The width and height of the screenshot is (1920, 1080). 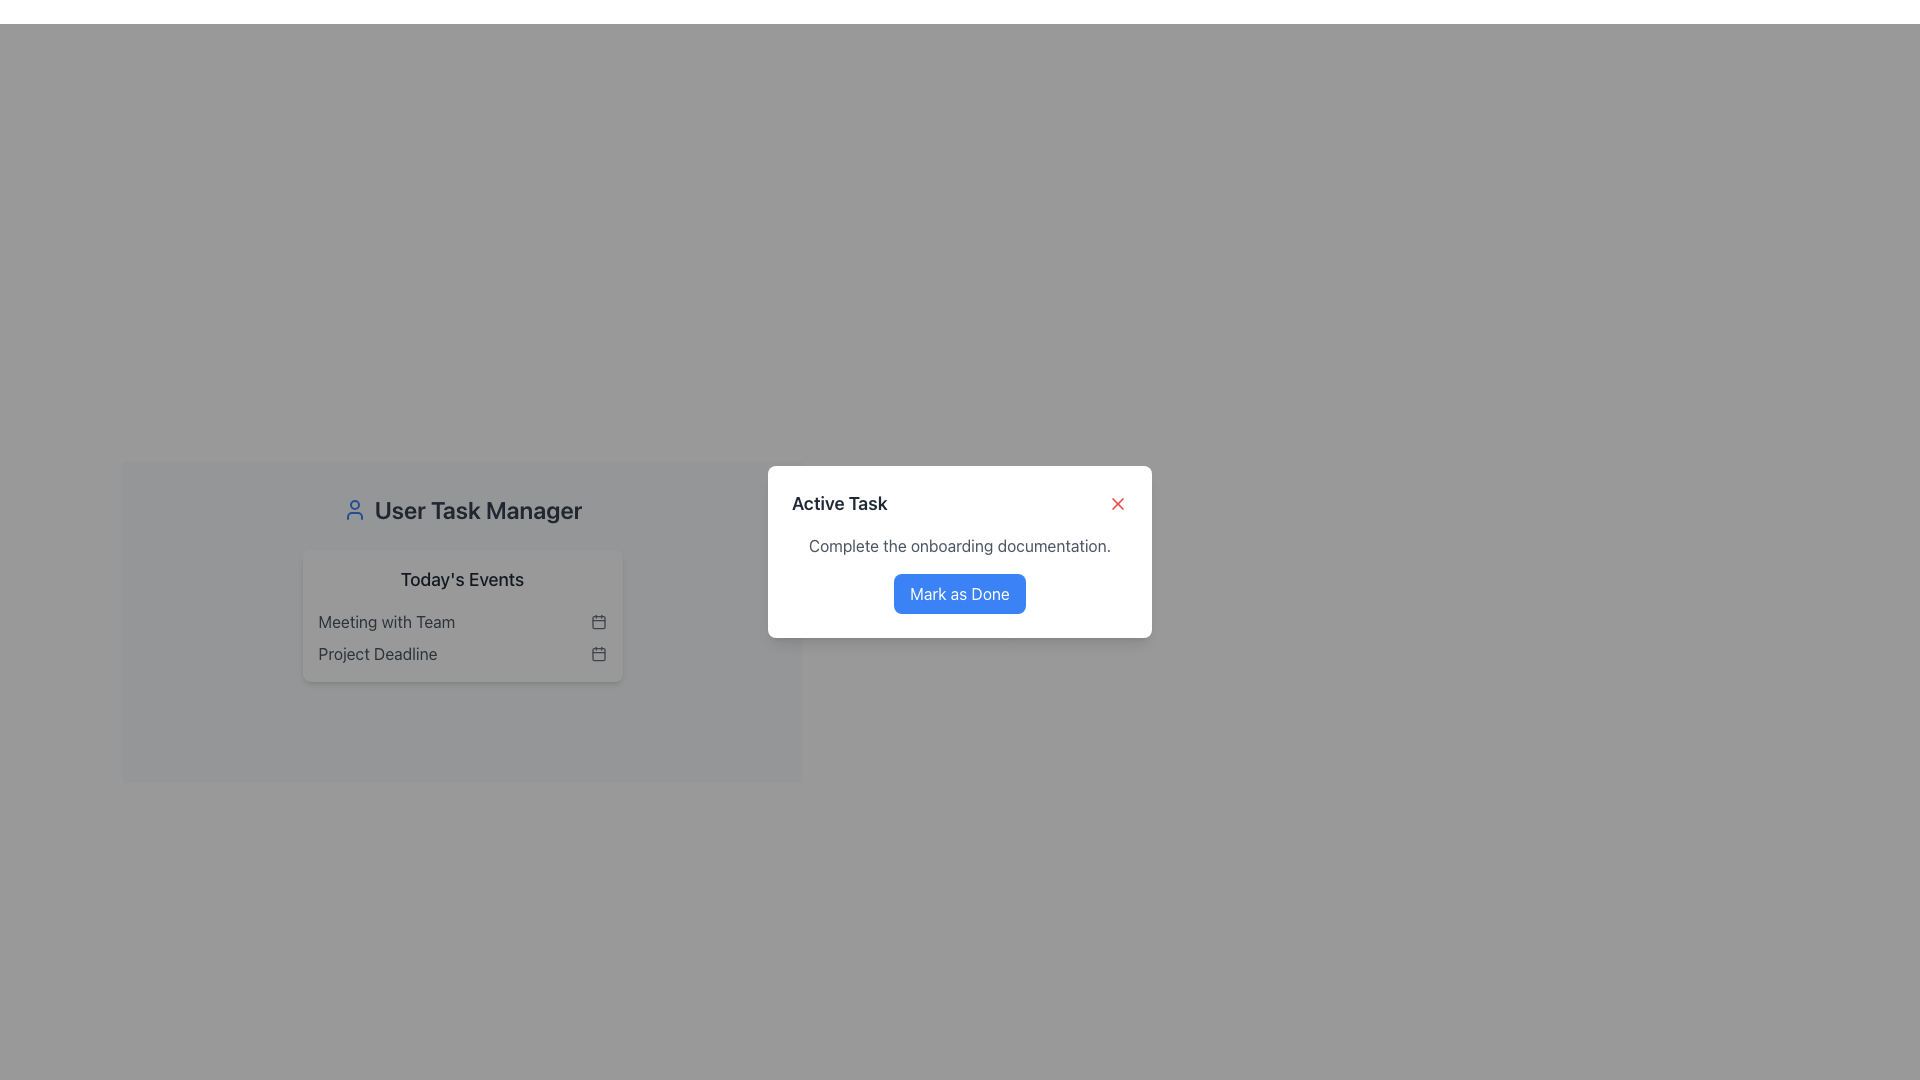 What do you see at coordinates (597, 654) in the screenshot?
I see `the icon located to the far-right of the 'Project Deadline' text in the bottom row of the 'Today's Events' section within the 'User Task Manager' module` at bounding box center [597, 654].